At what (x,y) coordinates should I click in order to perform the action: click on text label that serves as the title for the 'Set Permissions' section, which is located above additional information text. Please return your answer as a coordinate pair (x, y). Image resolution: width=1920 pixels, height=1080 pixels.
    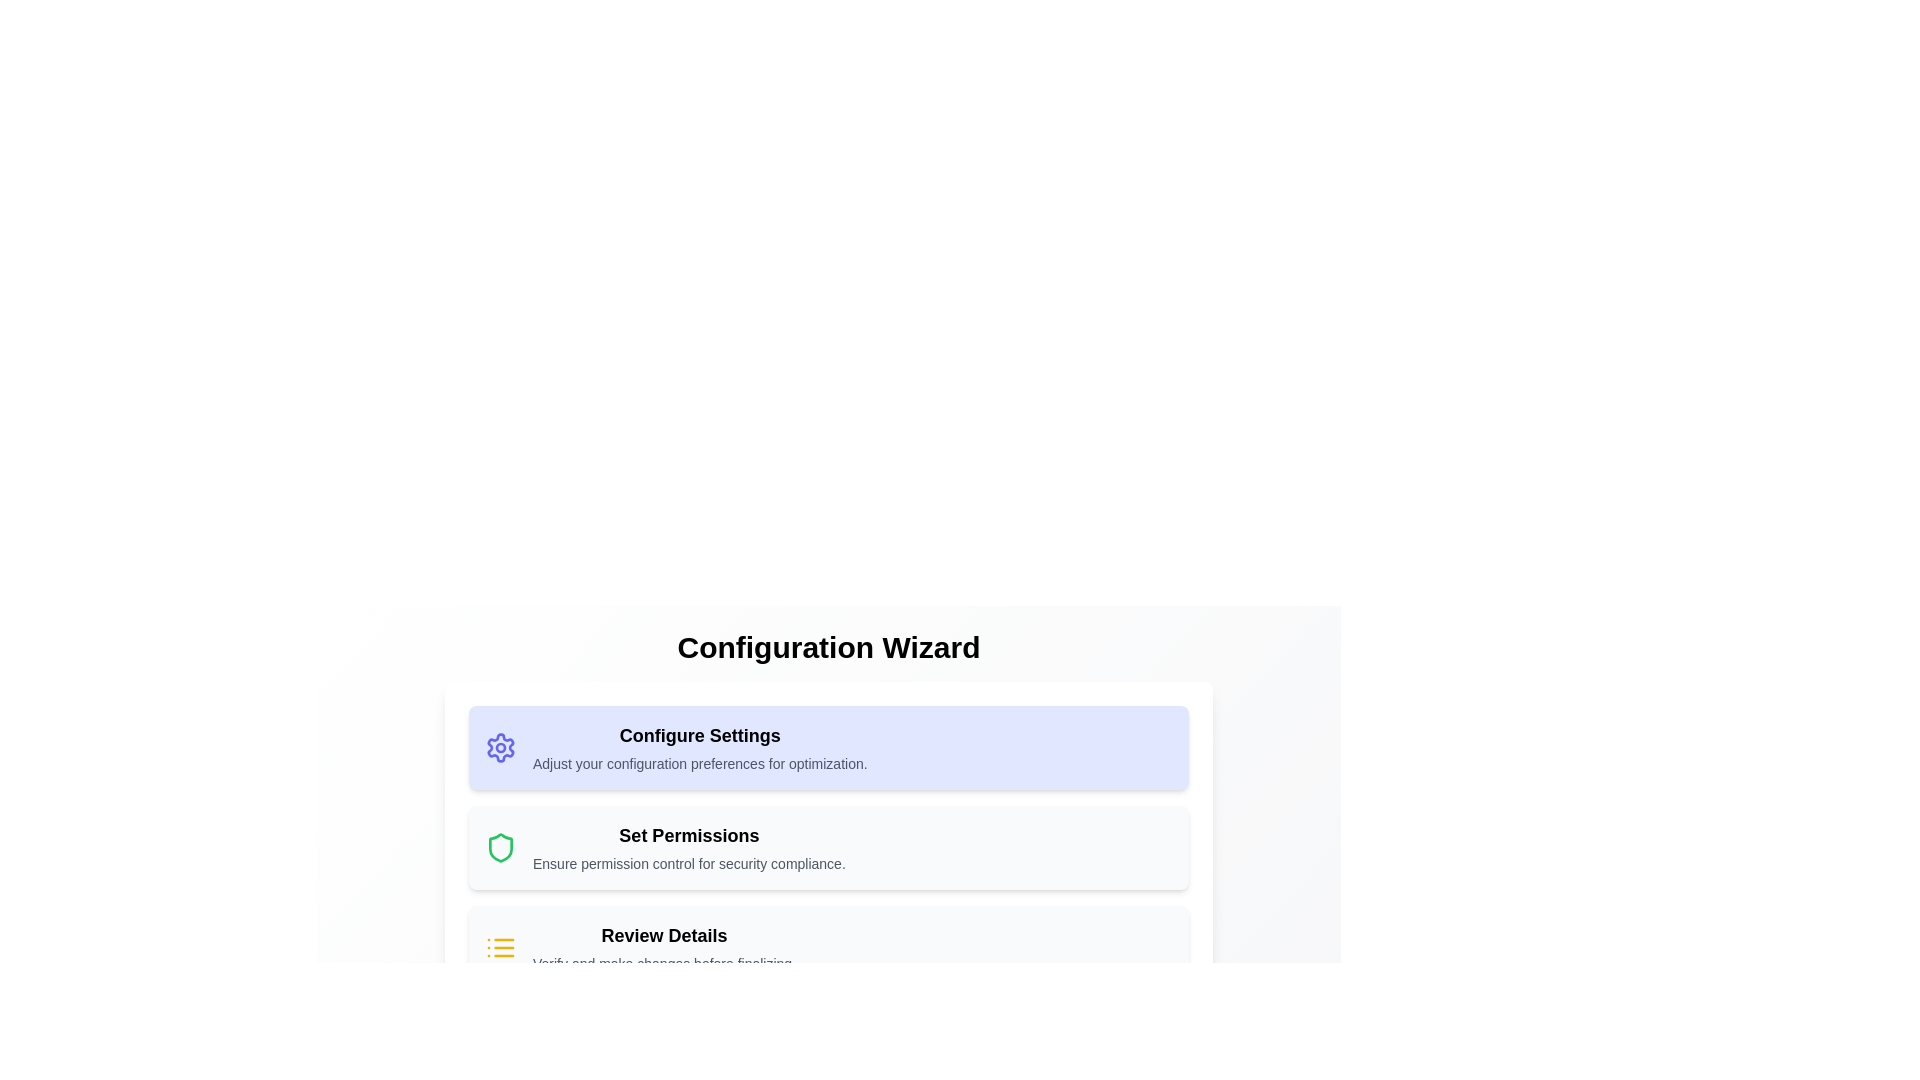
    Looking at the image, I should click on (689, 836).